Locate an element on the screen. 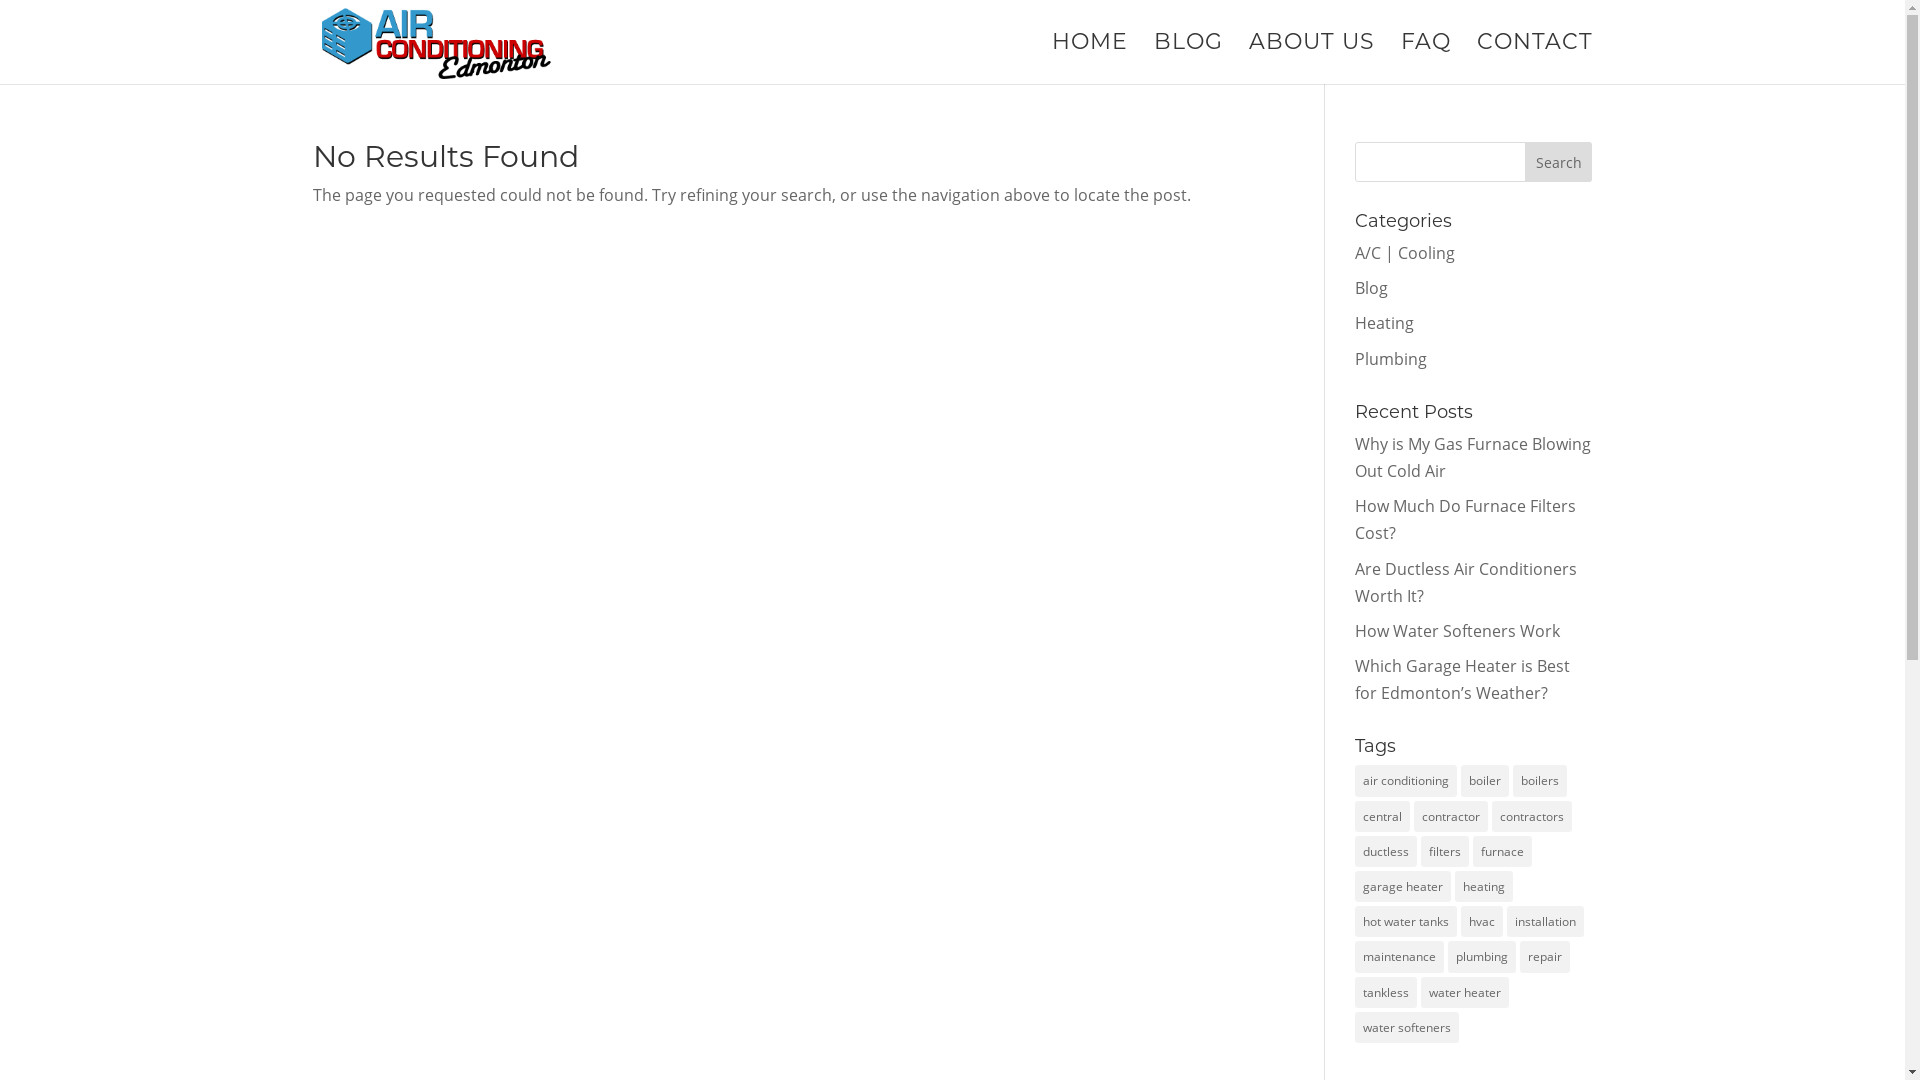 This screenshot has width=1920, height=1080. 'contractor' is located at coordinates (1450, 816).